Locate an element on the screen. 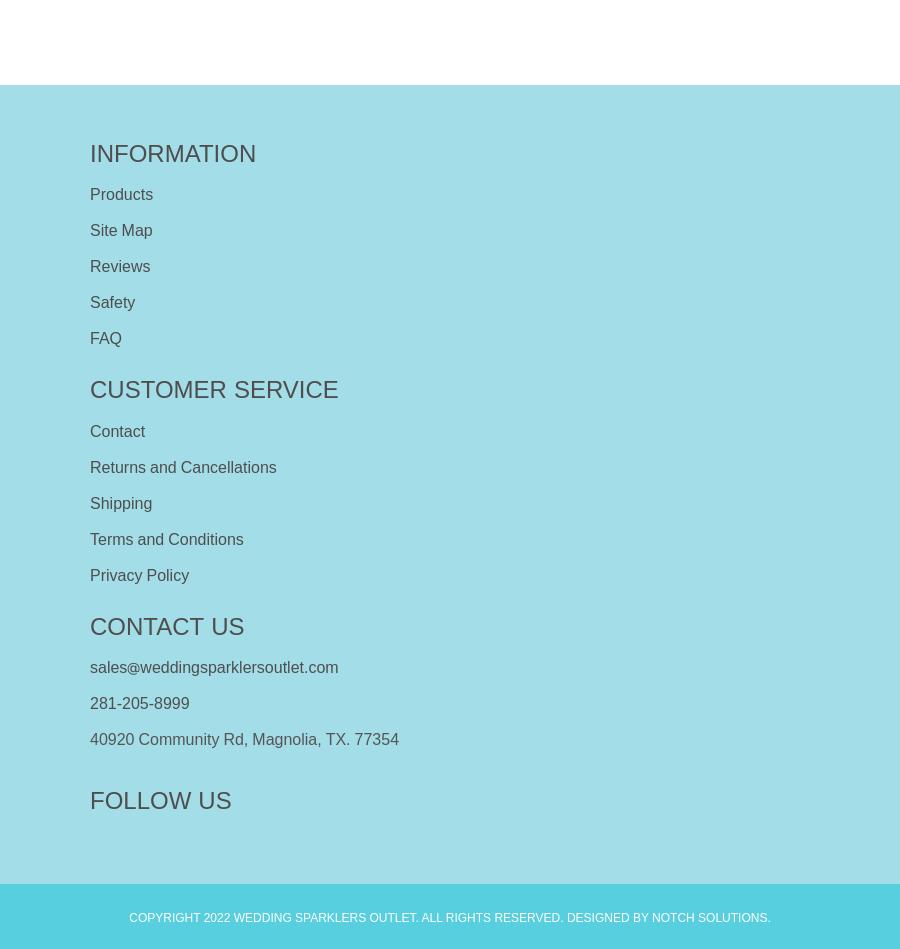  'INFORMATION' is located at coordinates (172, 152).